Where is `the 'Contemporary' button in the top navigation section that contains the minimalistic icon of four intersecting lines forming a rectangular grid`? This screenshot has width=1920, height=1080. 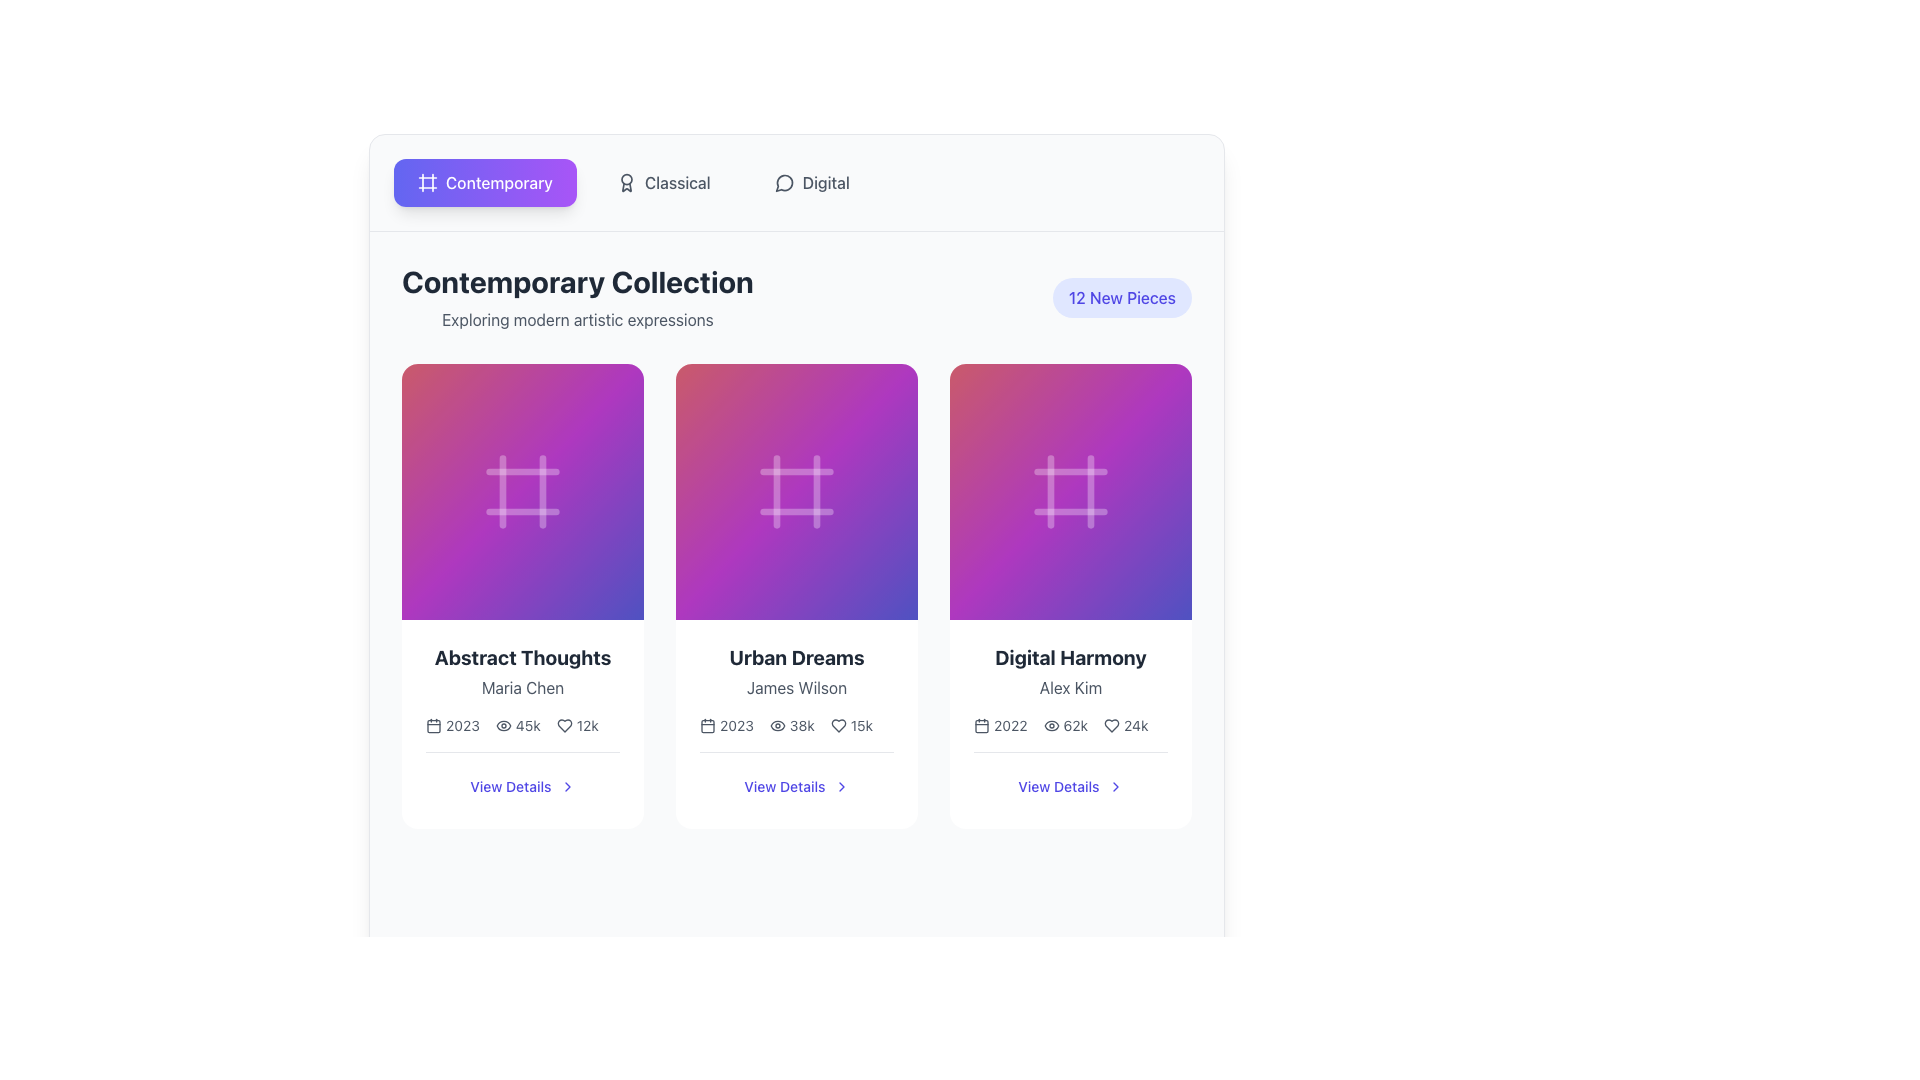 the 'Contemporary' button in the top navigation section that contains the minimalistic icon of four intersecting lines forming a rectangular grid is located at coordinates (426, 182).